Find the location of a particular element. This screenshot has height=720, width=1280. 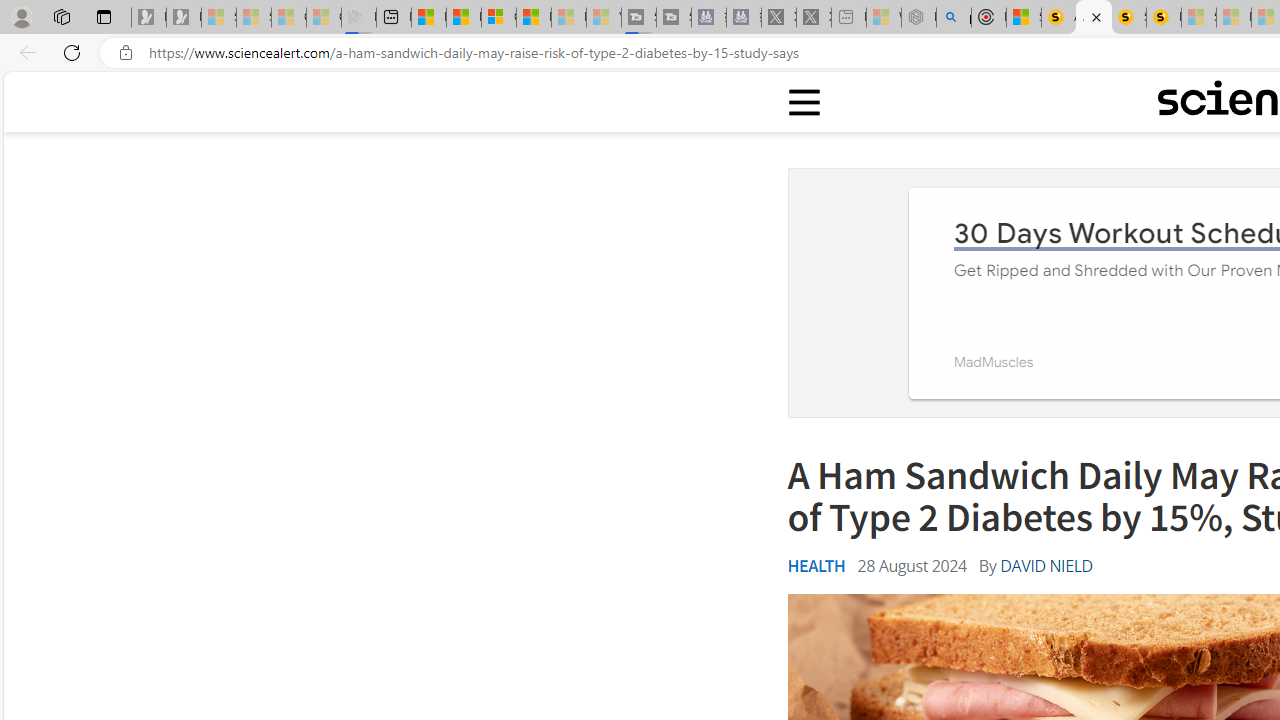

'poe - Search' is located at coordinates (953, 17).